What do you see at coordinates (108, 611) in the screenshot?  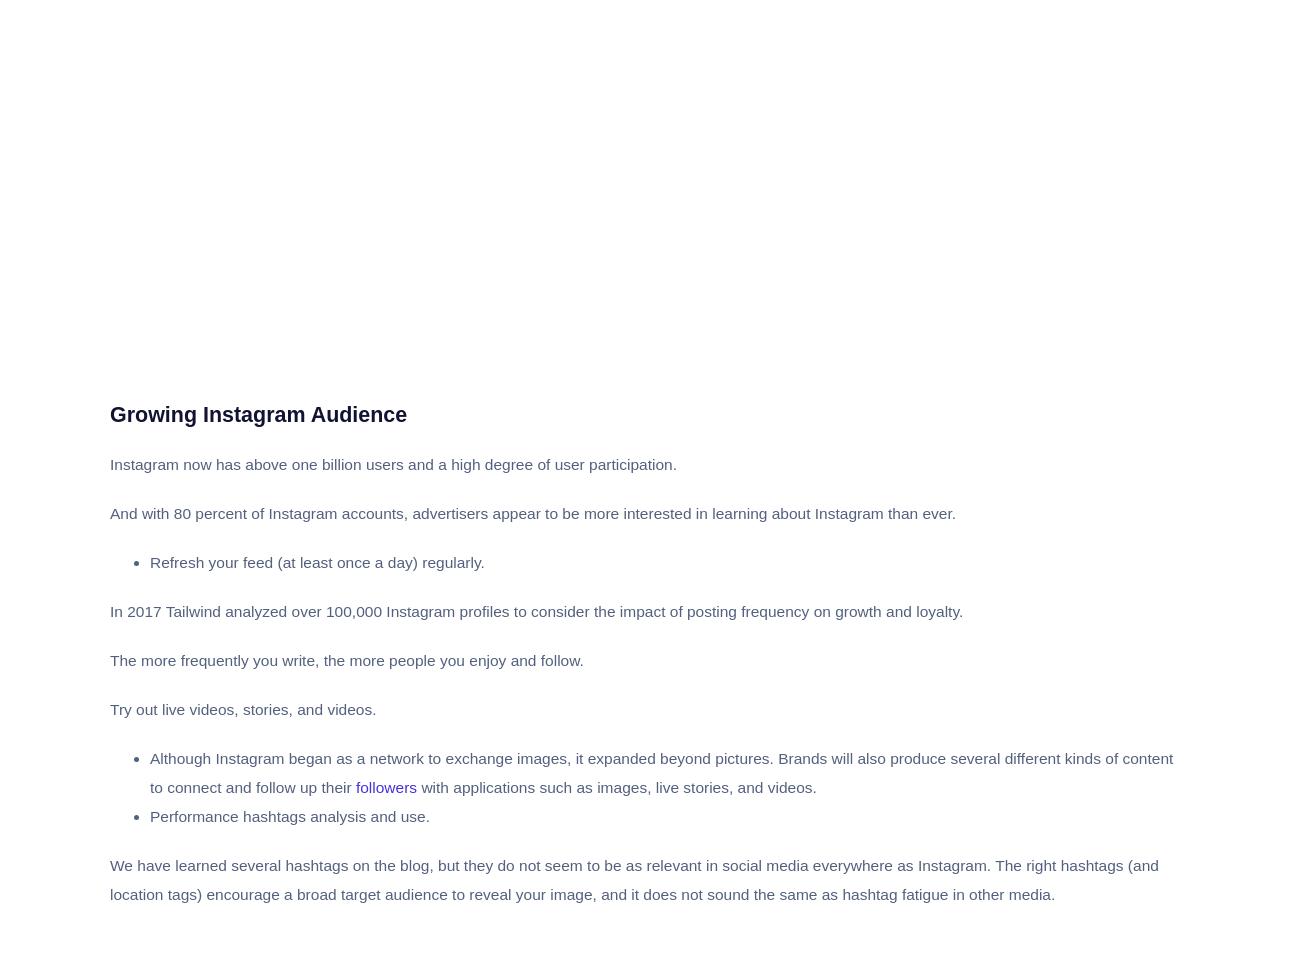 I see `'In 2017 Tailwind analyzed over 100,000 Instagram profiles to consider the impact of posting frequency on growth and loyalty.'` at bounding box center [108, 611].